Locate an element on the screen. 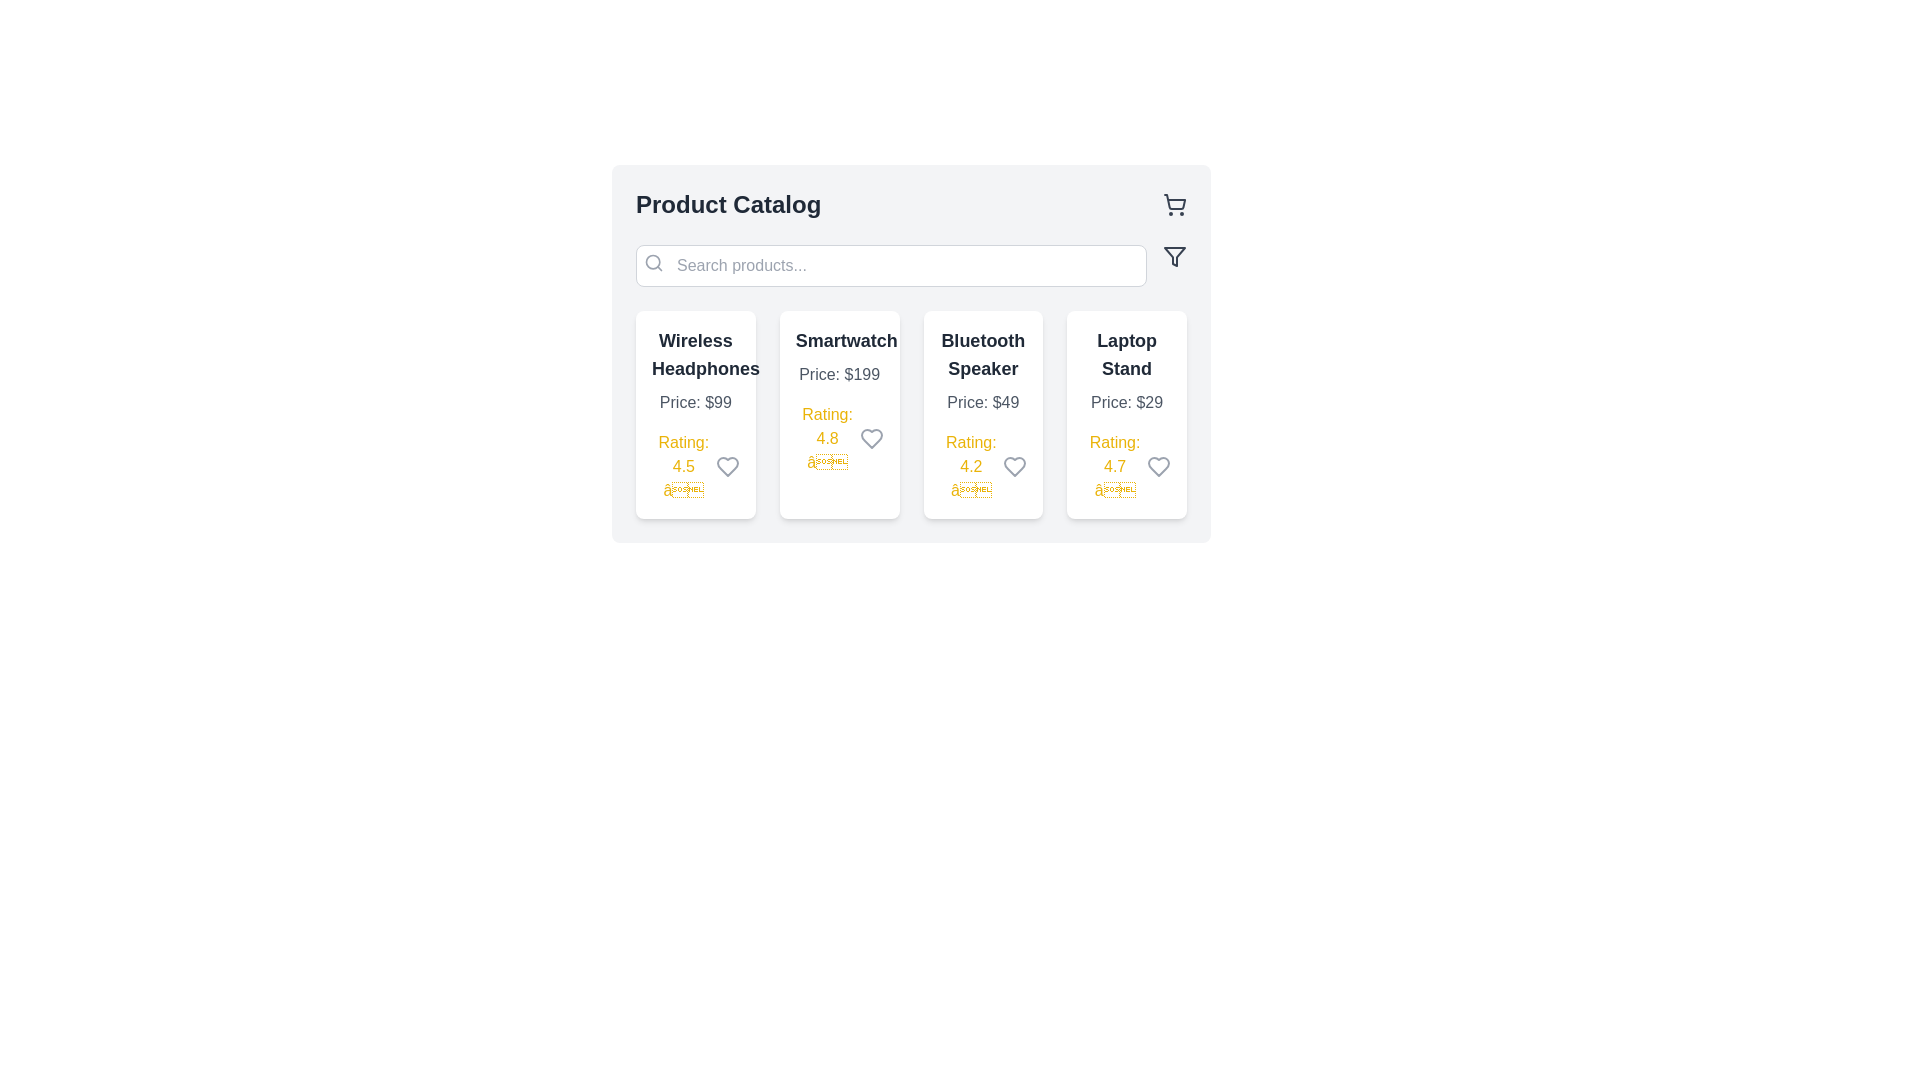  the text label displaying 'Laptop Stand' which is positioned at the top of the fourth product card in the horizontal list is located at coordinates (1127, 353).